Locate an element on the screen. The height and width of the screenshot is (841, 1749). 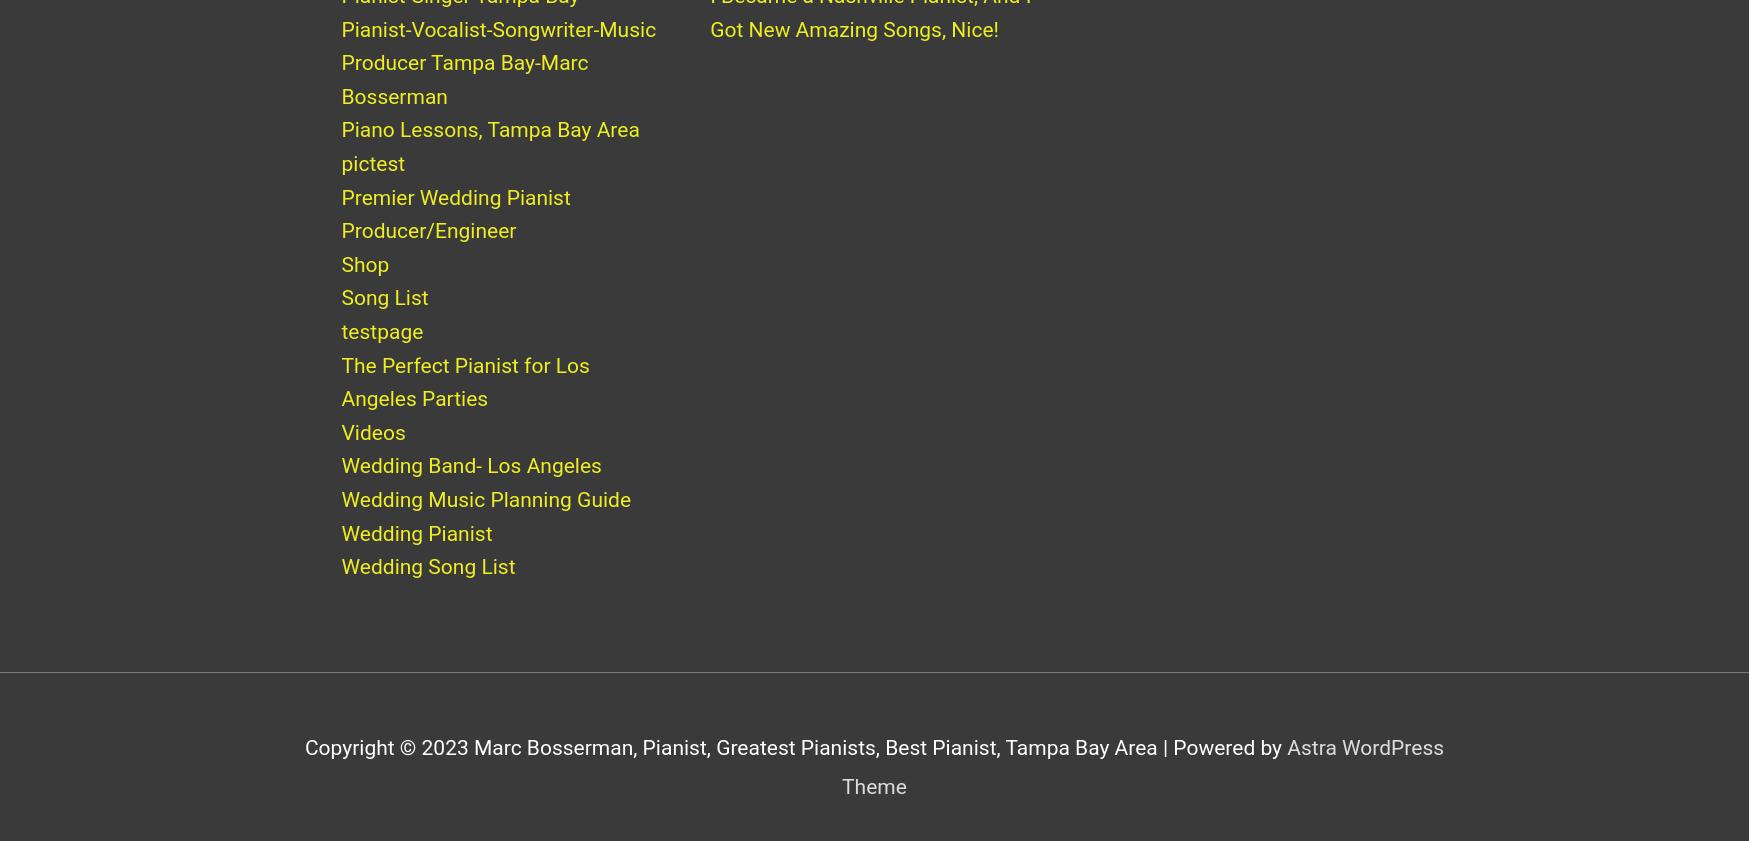
'Marc Bosserman, Pianist, Greatest Pianists, Best Pianist, Tampa Bay Area' is located at coordinates (472, 766).